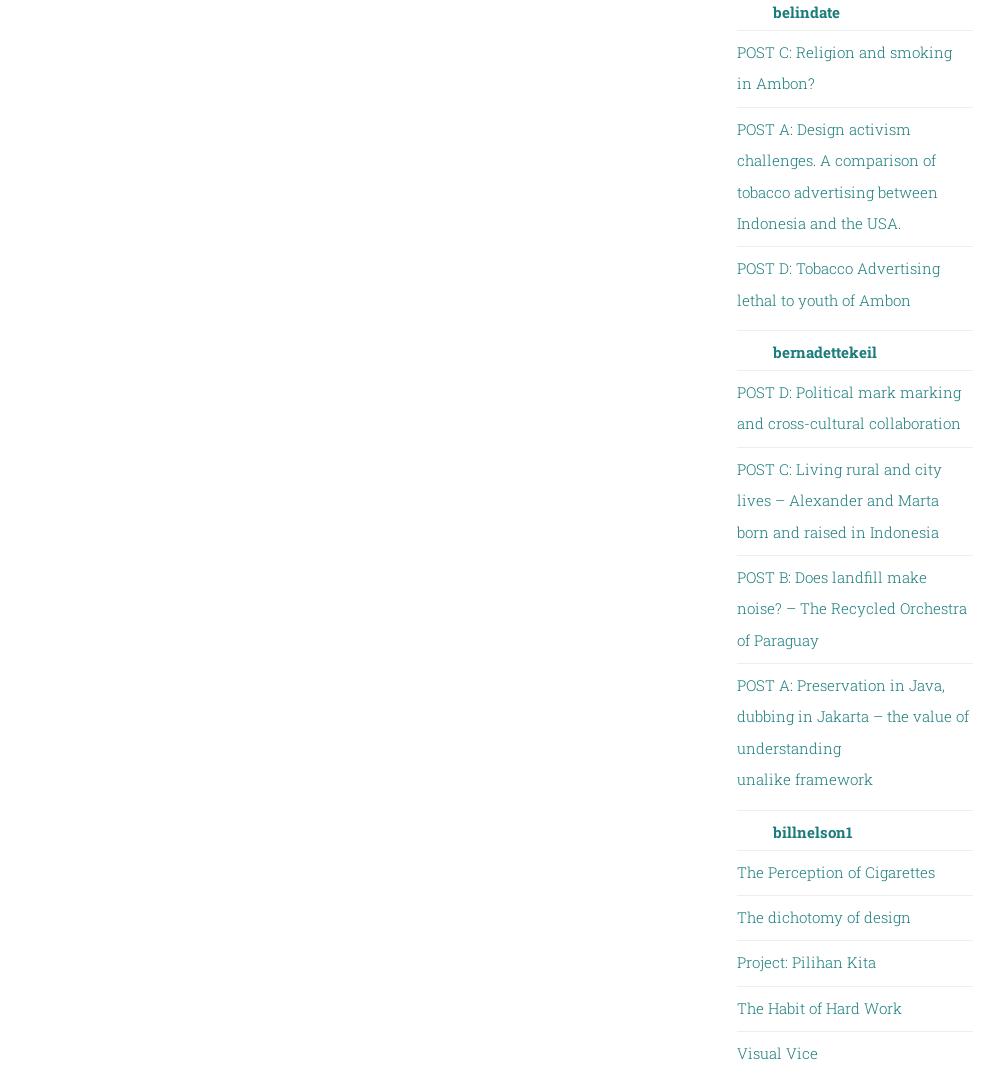 Image resolution: width=1000 pixels, height=1078 pixels. Describe the element at coordinates (823, 351) in the screenshot. I see `'bernadettekeil'` at that location.